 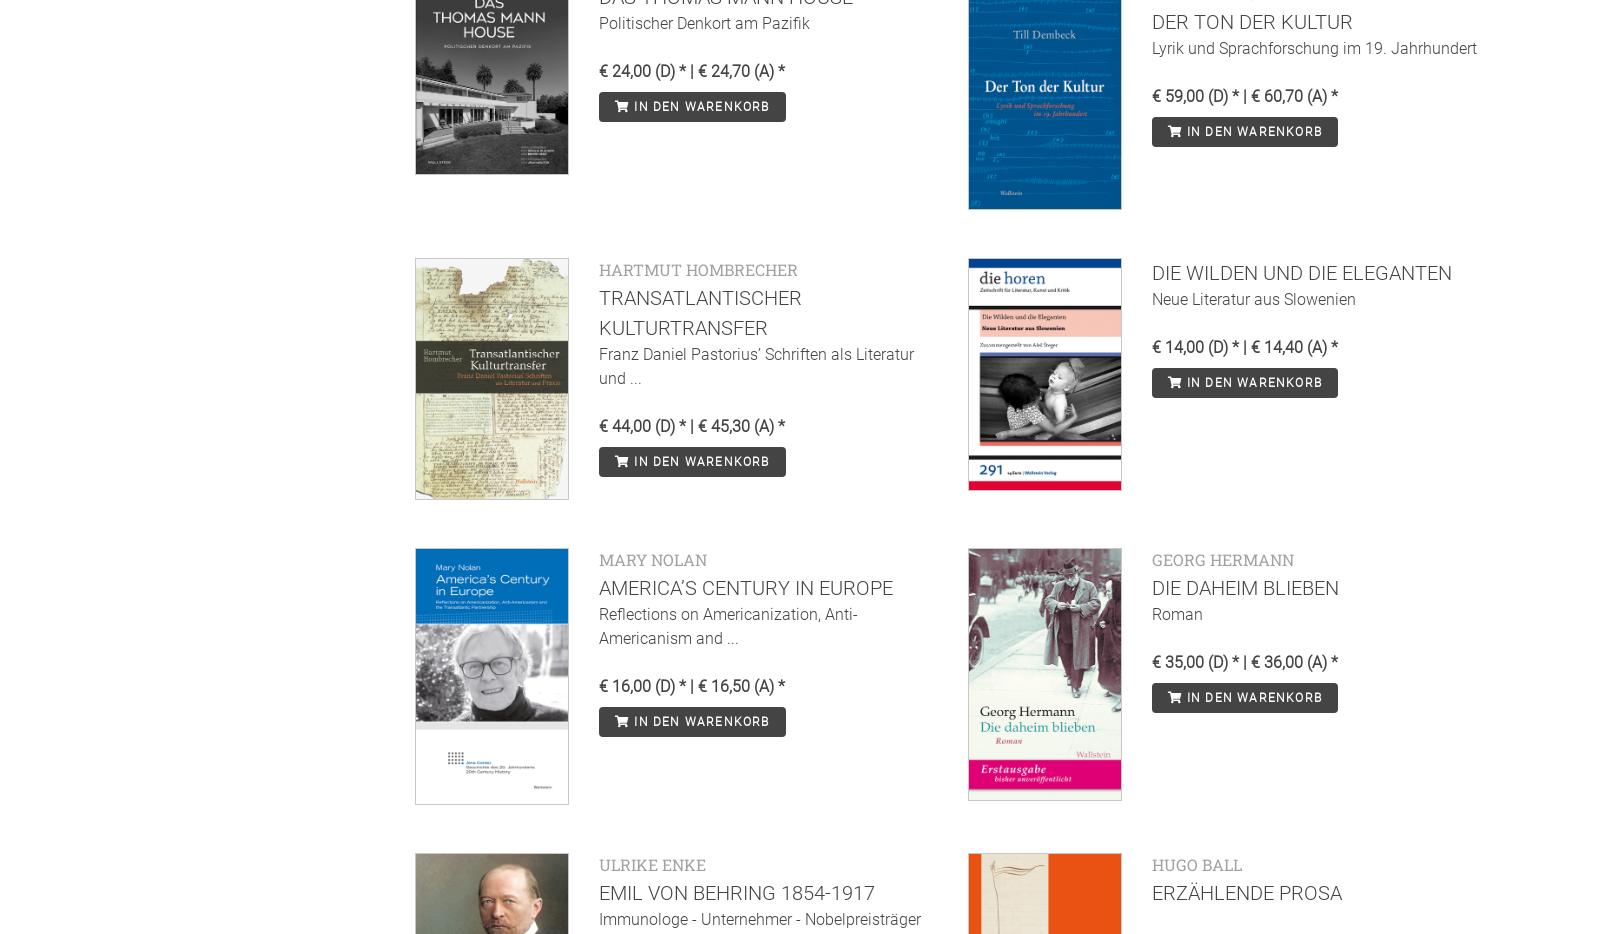 I want to click on 'Der Ton der Kultur', so click(x=1151, y=20).